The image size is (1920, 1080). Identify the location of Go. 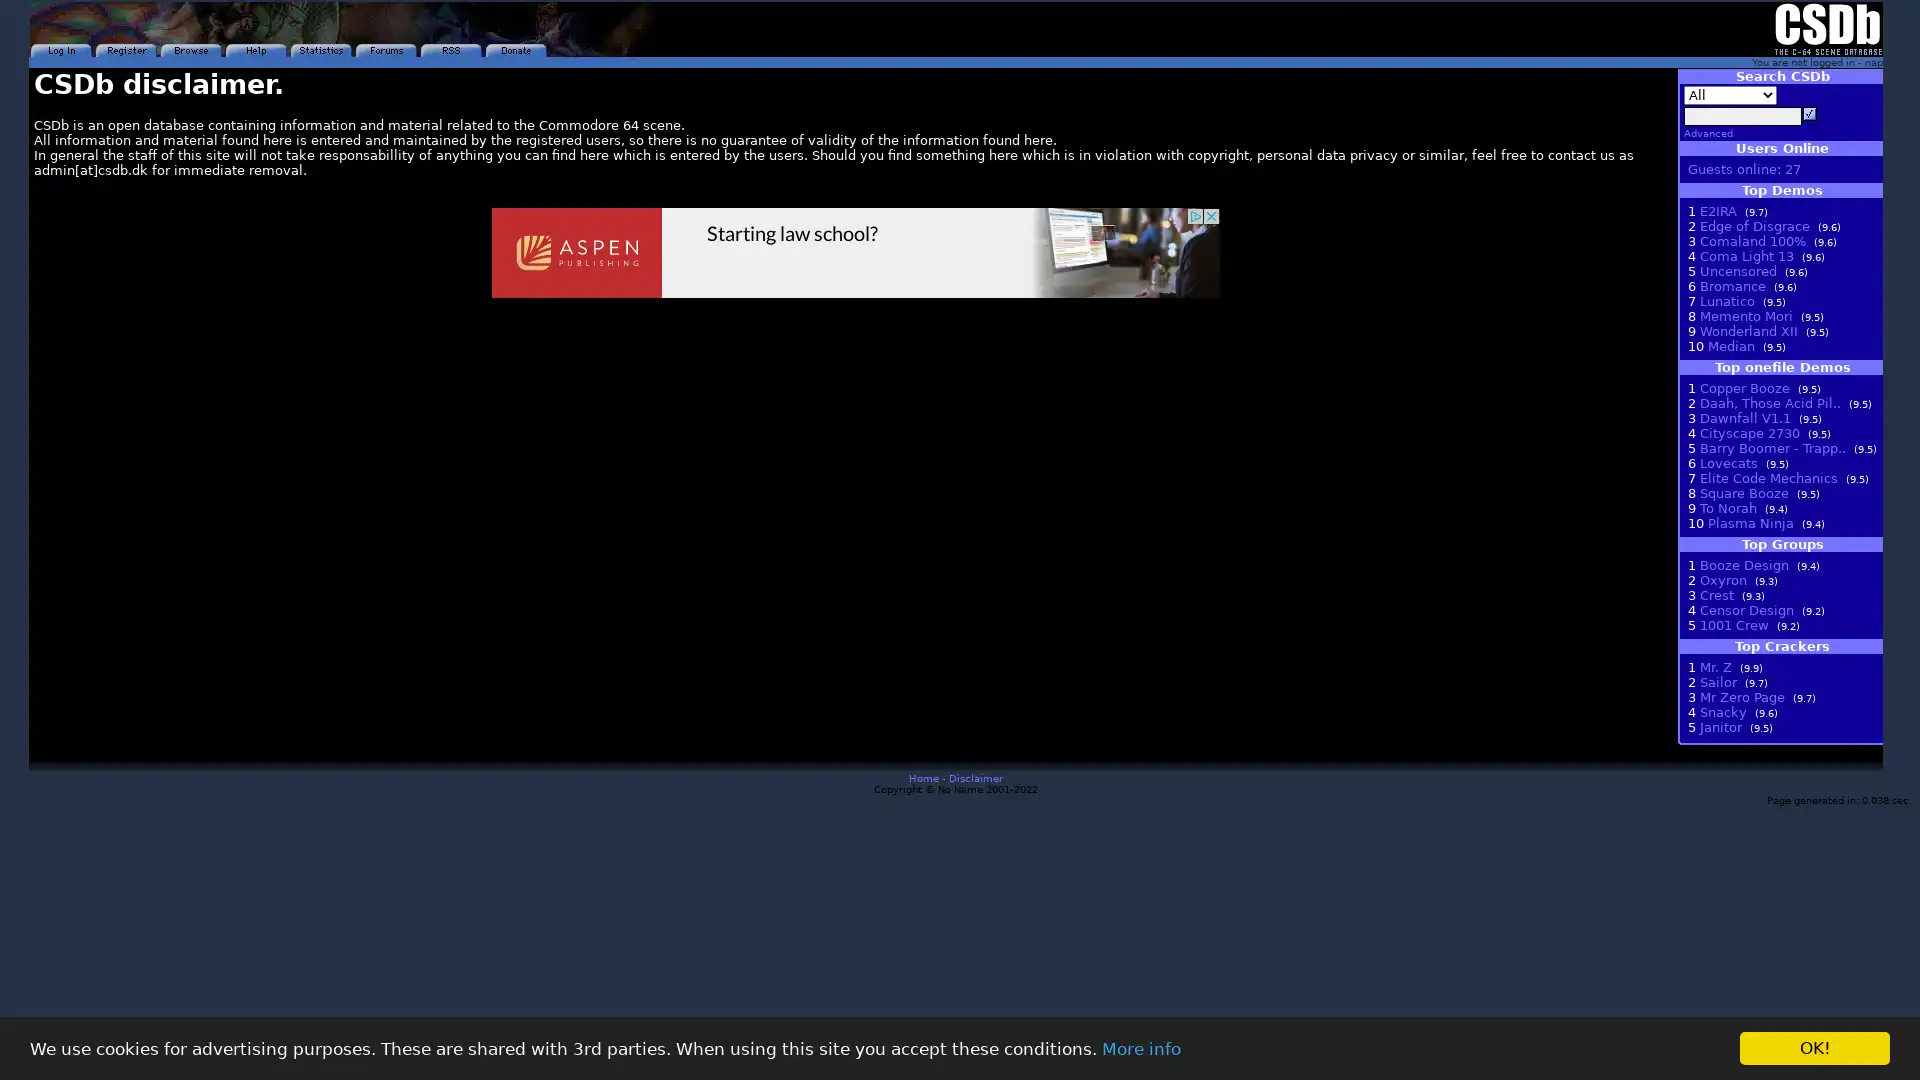
(1809, 114).